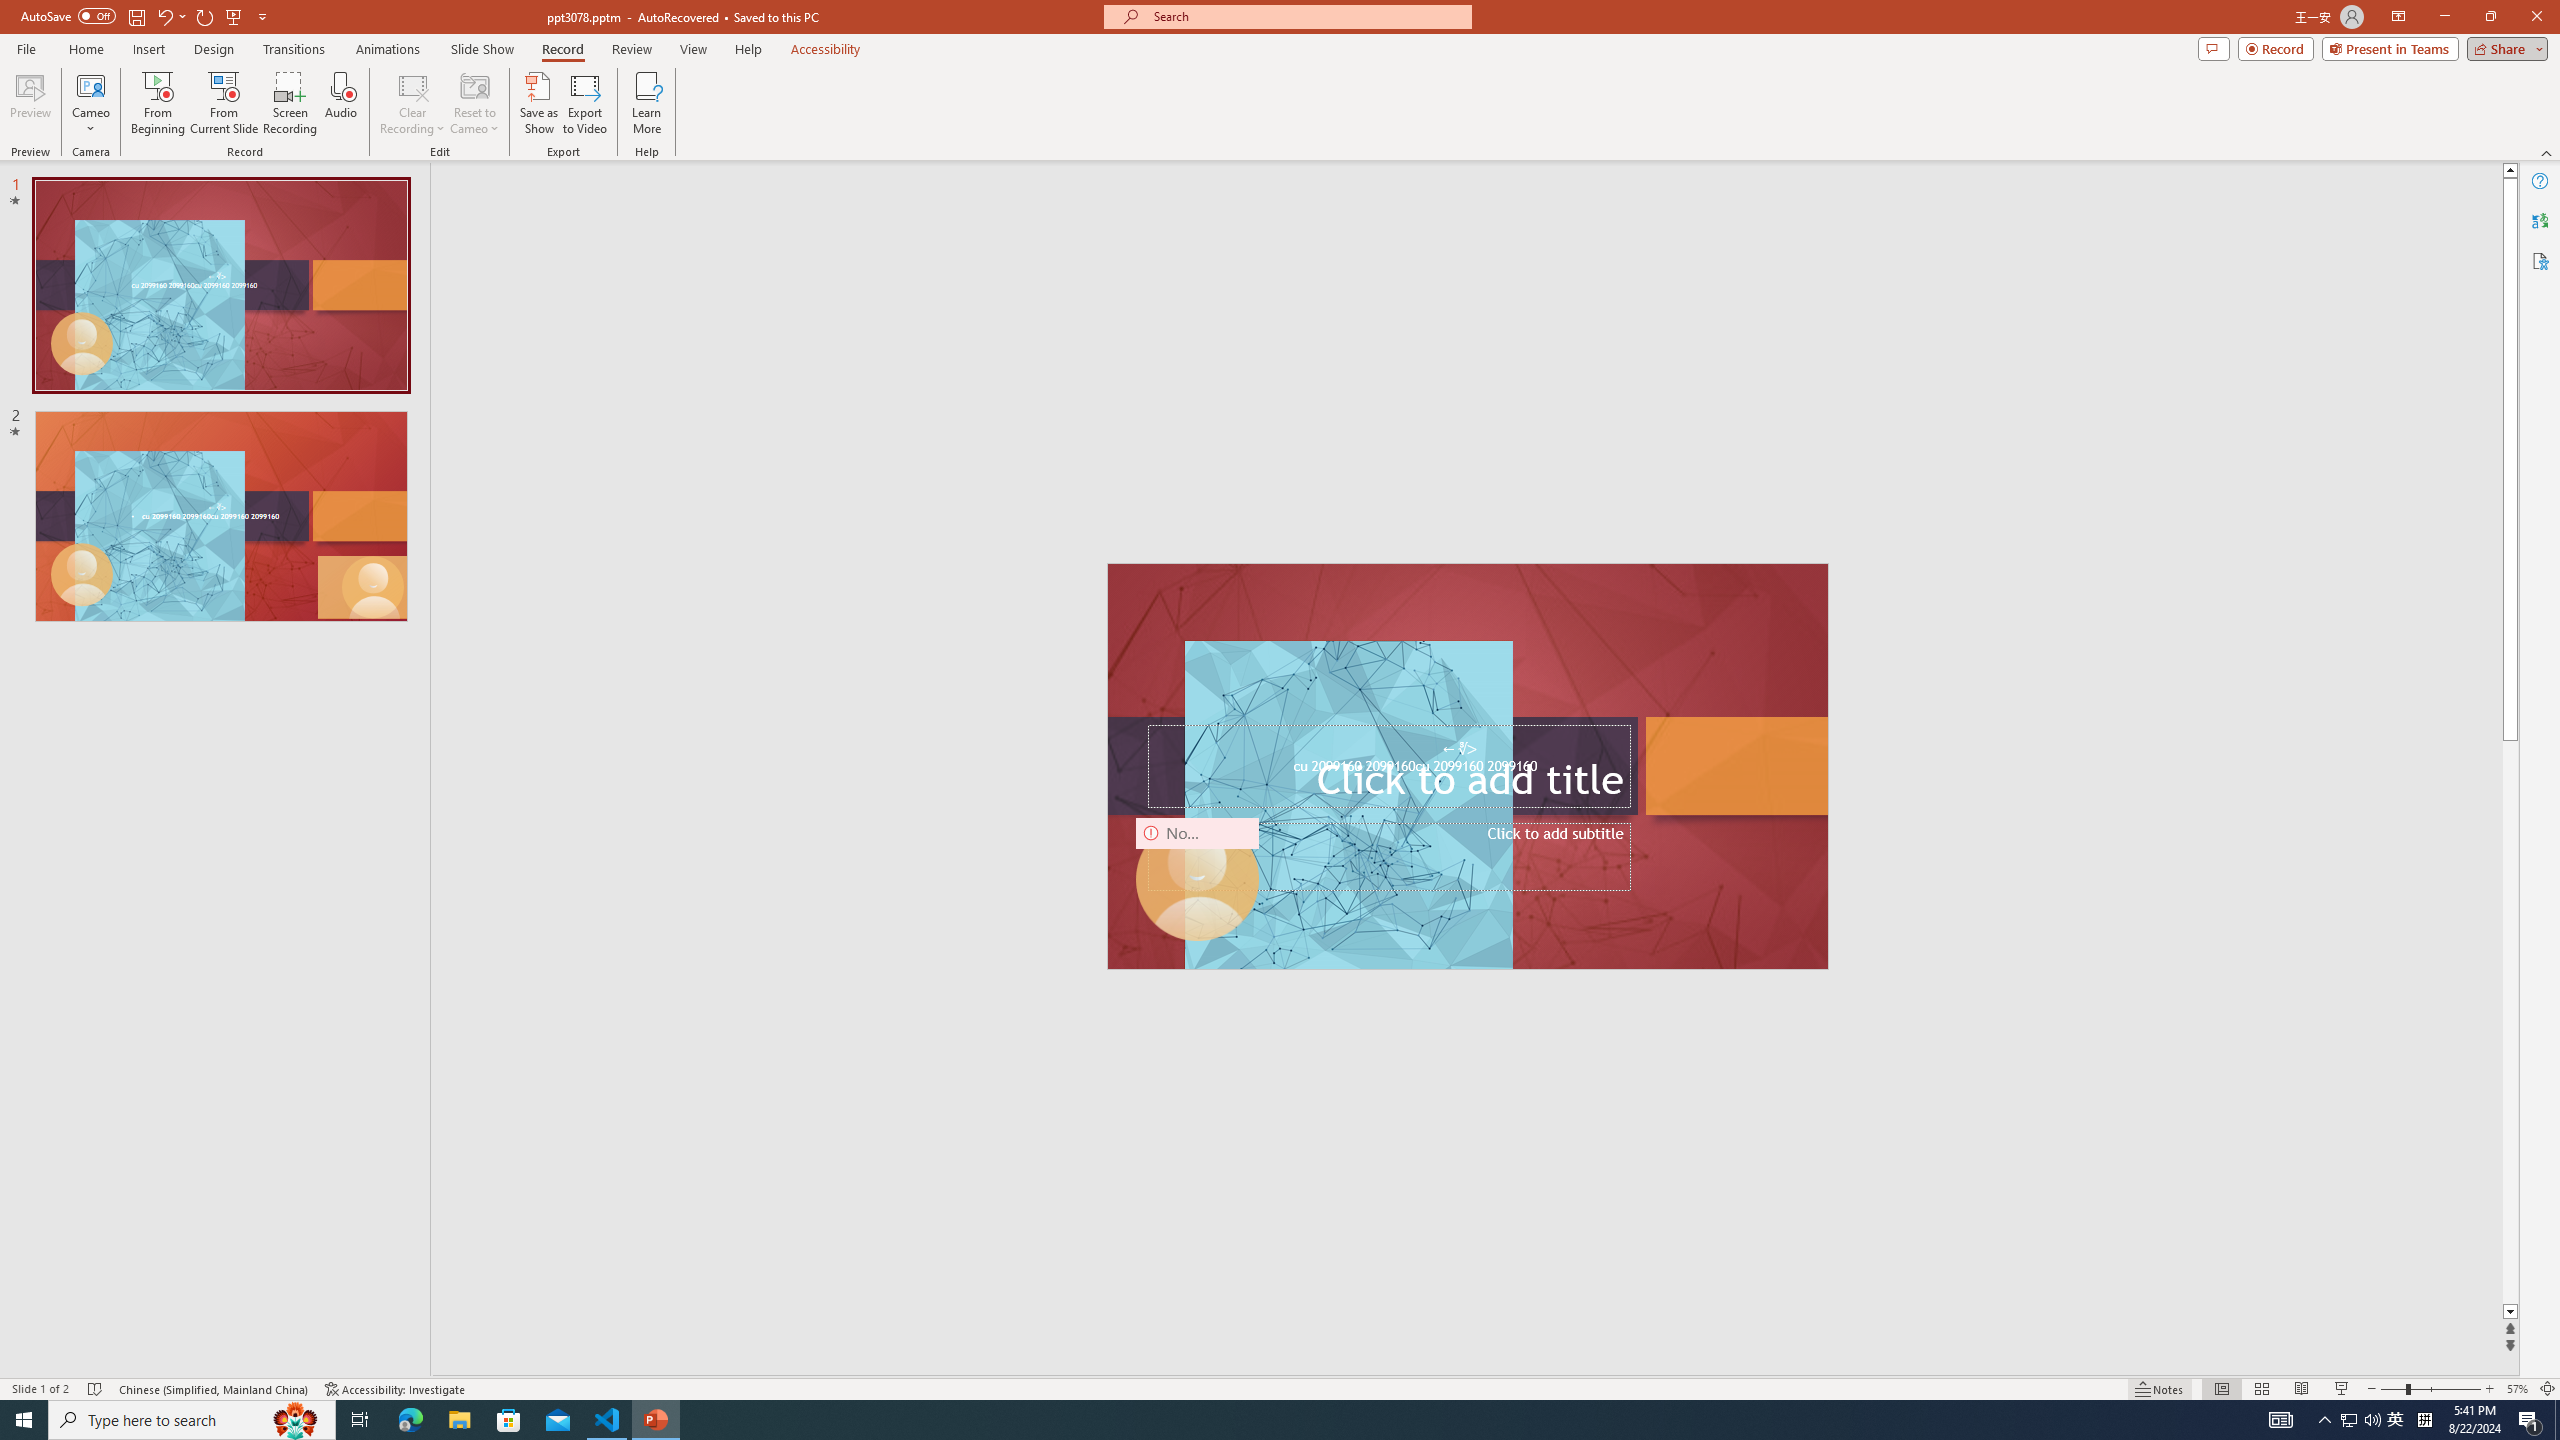 Image resolution: width=2560 pixels, height=1440 pixels. Describe the element at coordinates (224, 103) in the screenshot. I see `'From Current Slide...'` at that location.